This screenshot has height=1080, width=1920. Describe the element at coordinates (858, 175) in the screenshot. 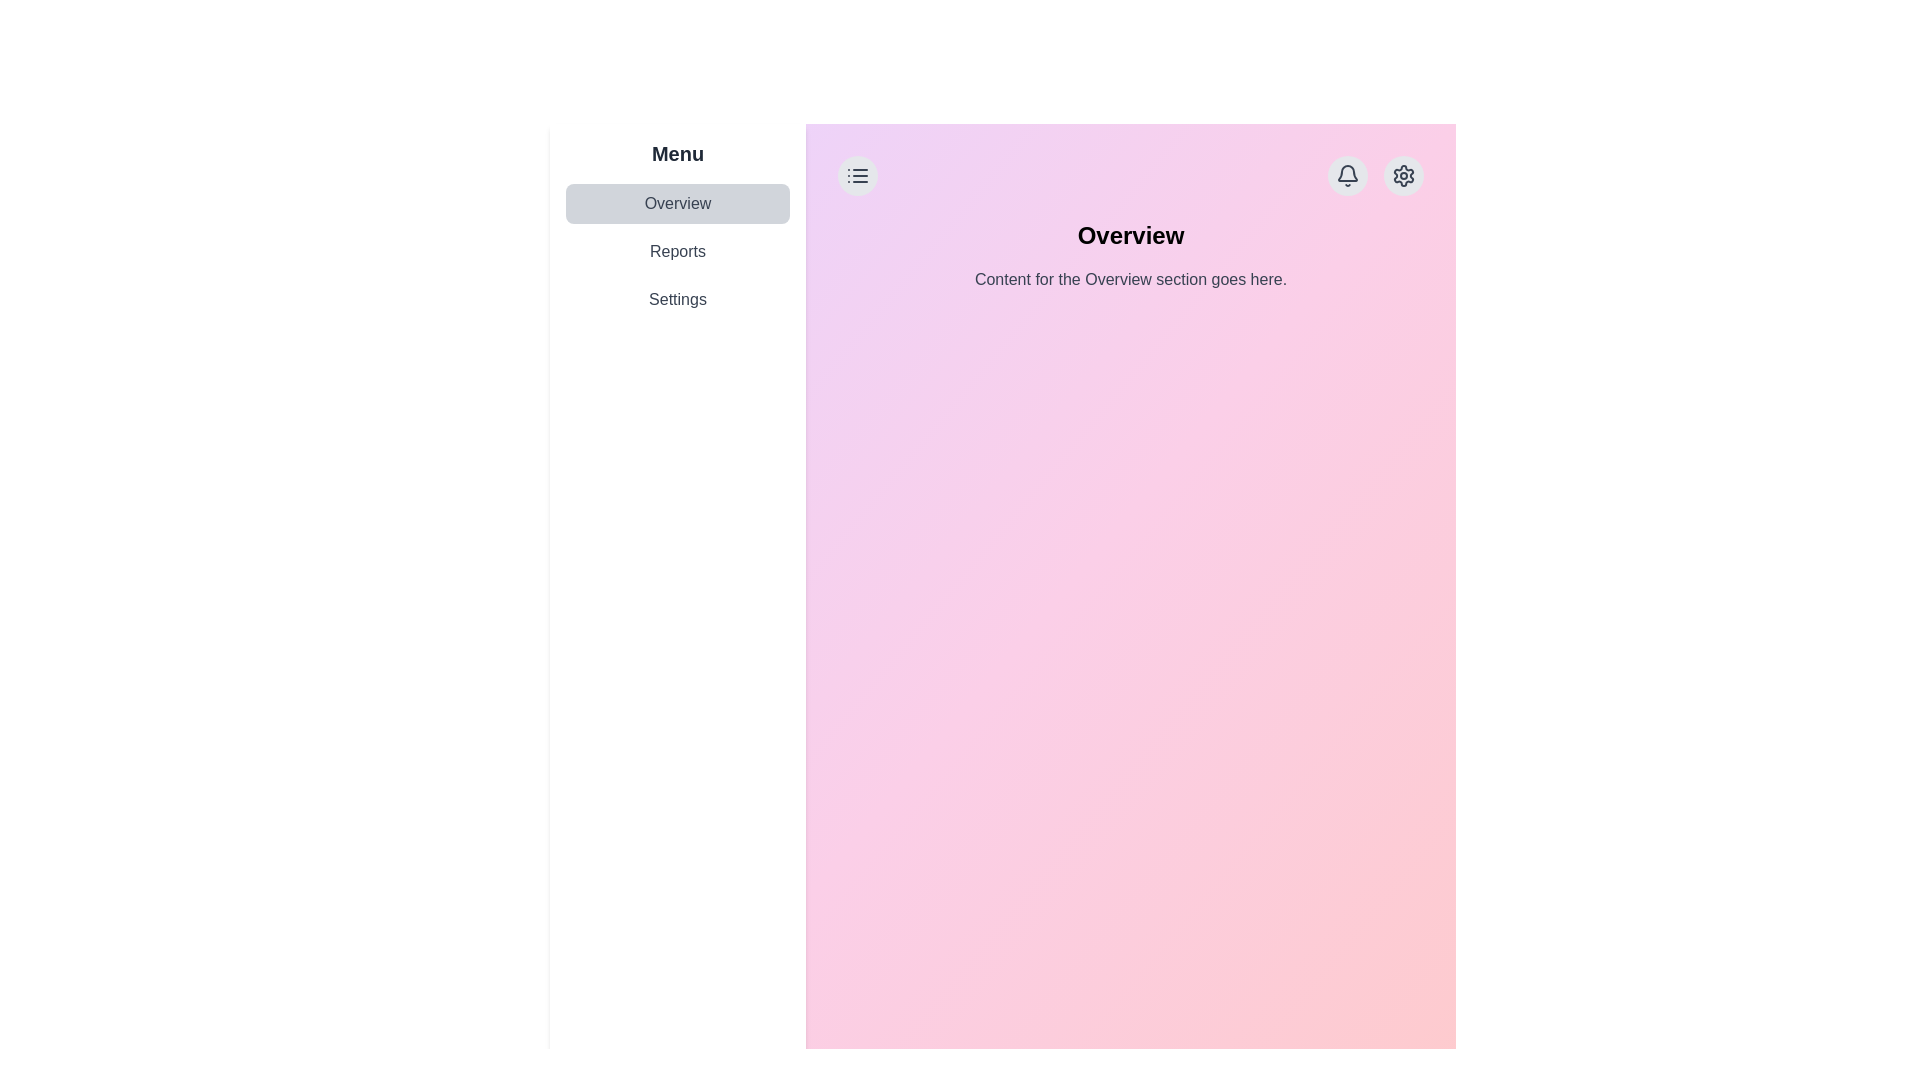

I see `the hamburger menu icon, which consists of three horizontal lines in medium gray color, located near the top-left corner of the main content area` at that location.